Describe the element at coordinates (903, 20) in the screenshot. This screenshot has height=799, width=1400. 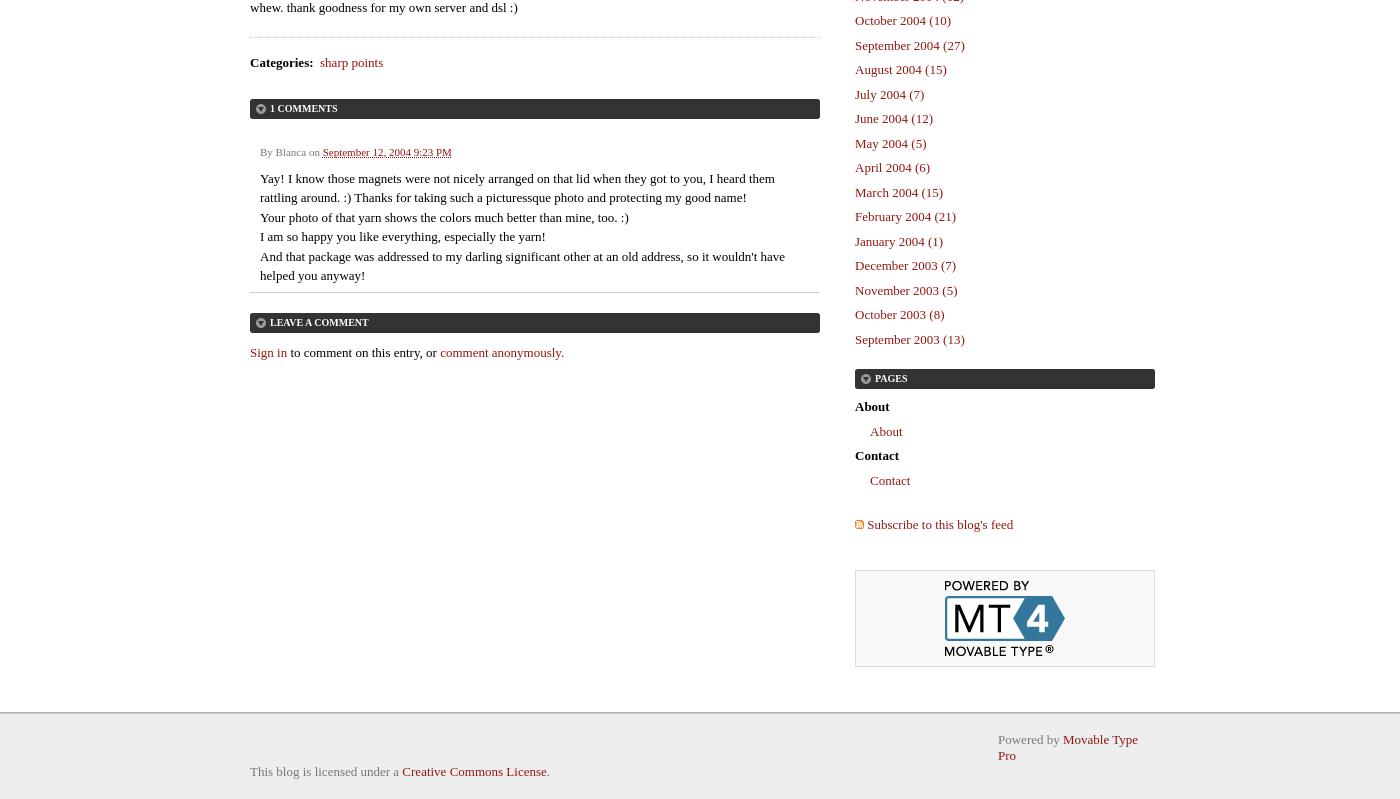
I see `'October 2004 (10)'` at that location.